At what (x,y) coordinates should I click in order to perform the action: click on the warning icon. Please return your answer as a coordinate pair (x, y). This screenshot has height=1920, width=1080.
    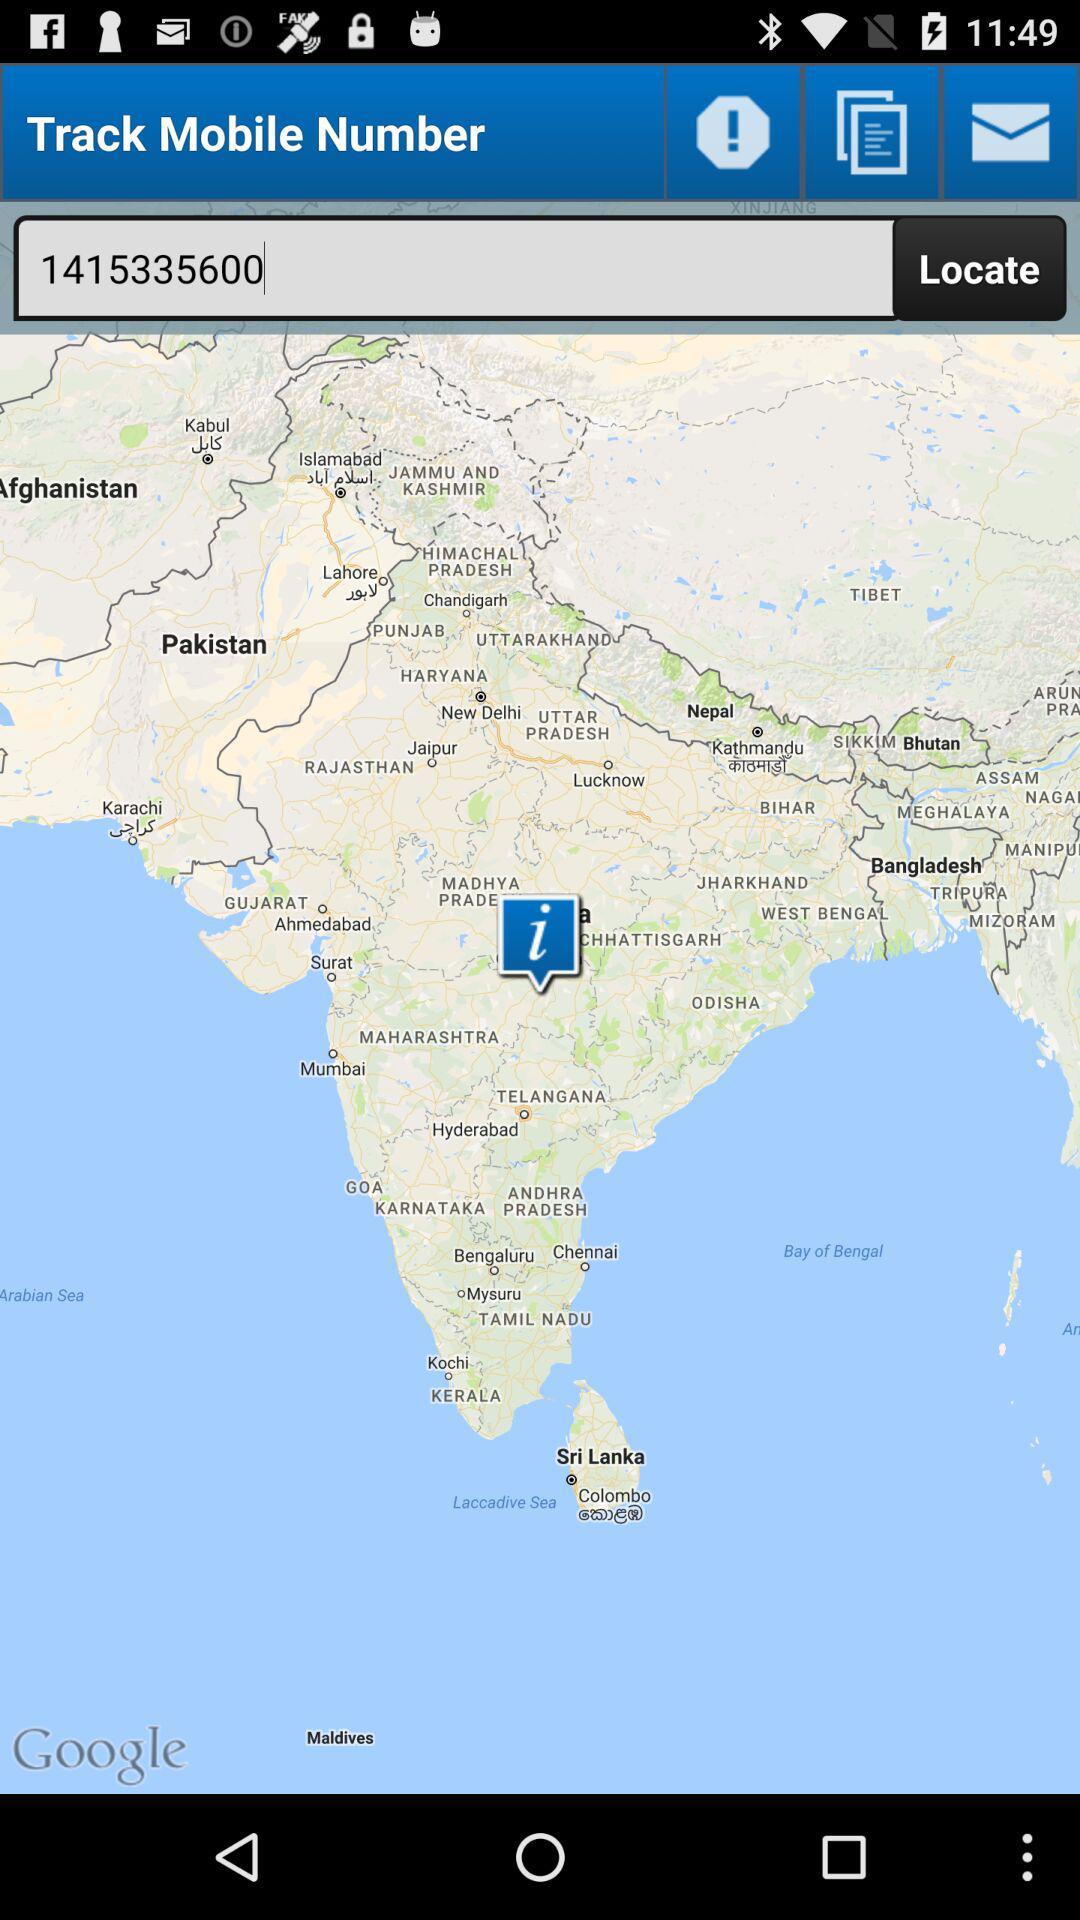
    Looking at the image, I should click on (733, 140).